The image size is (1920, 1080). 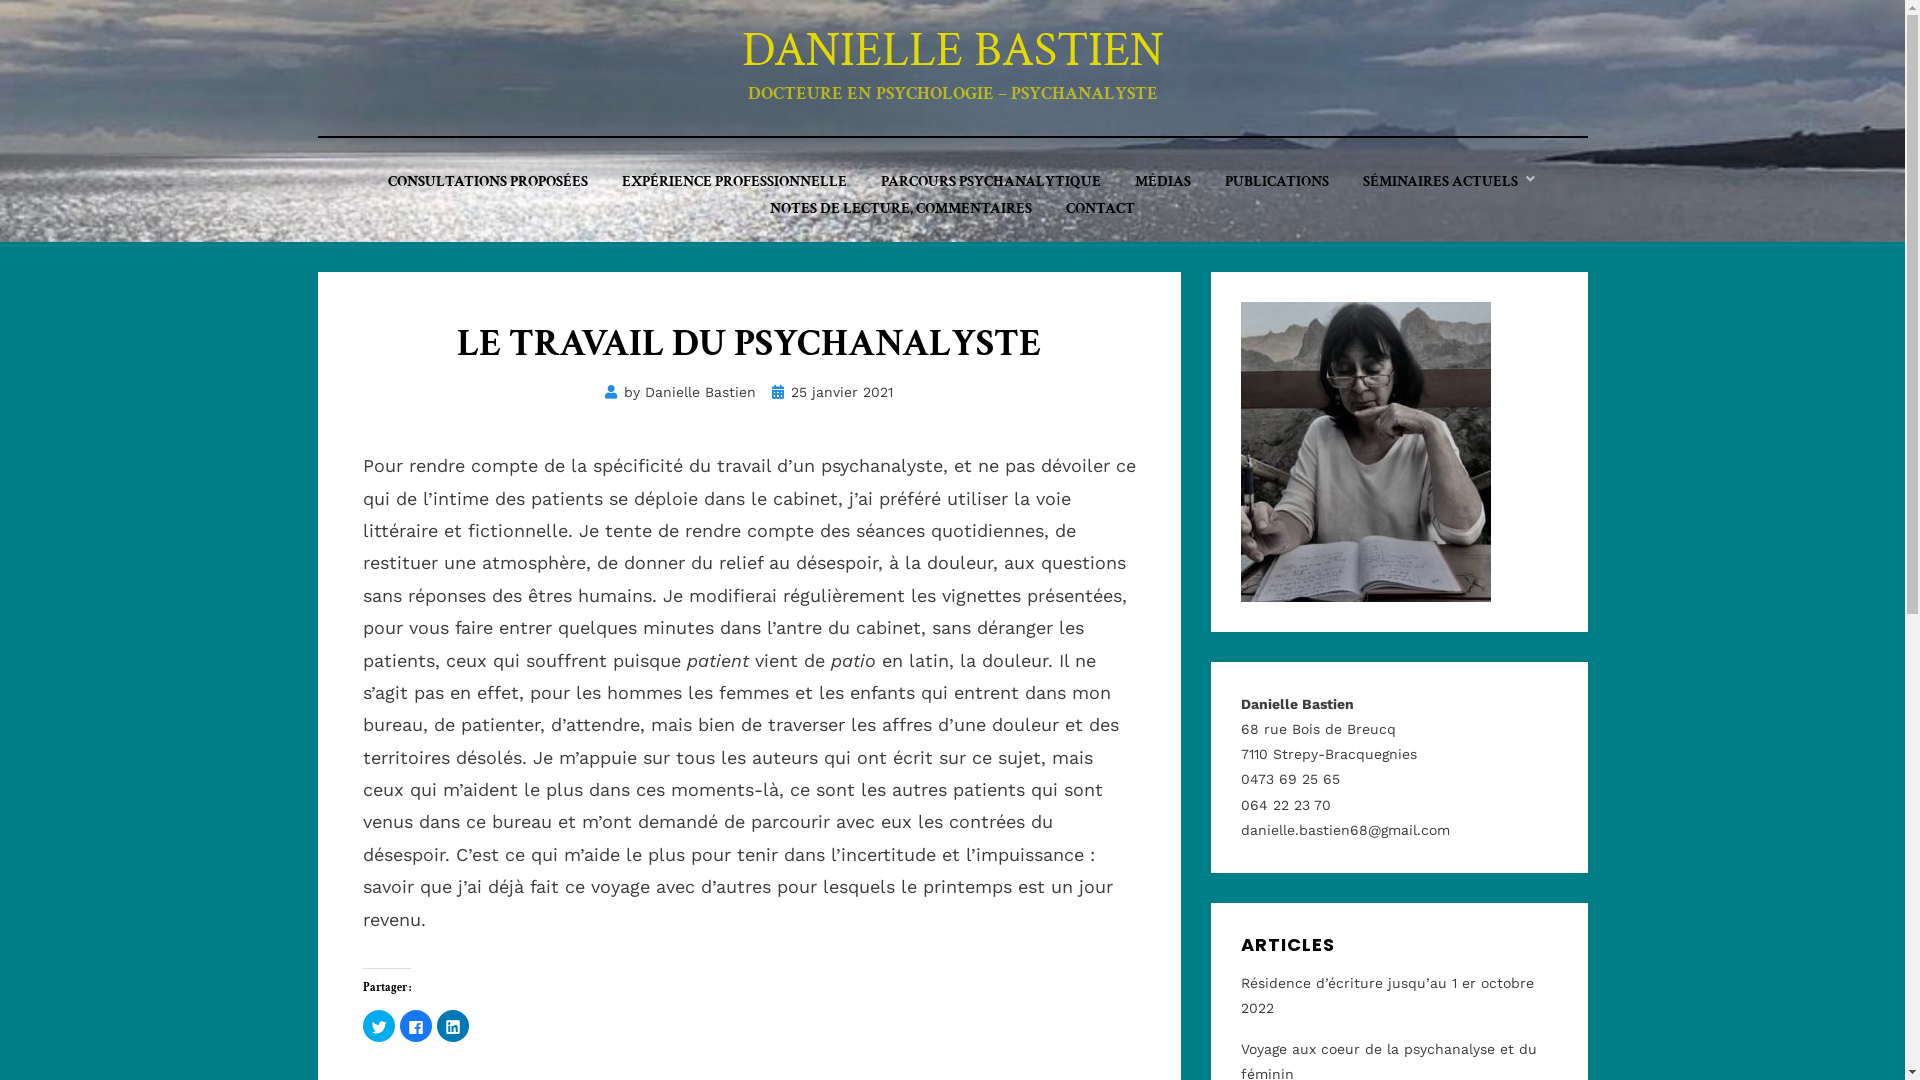 What do you see at coordinates (990, 181) in the screenshot?
I see `'PARCOURS PSYCHANALYTIQUE'` at bounding box center [990, 181].